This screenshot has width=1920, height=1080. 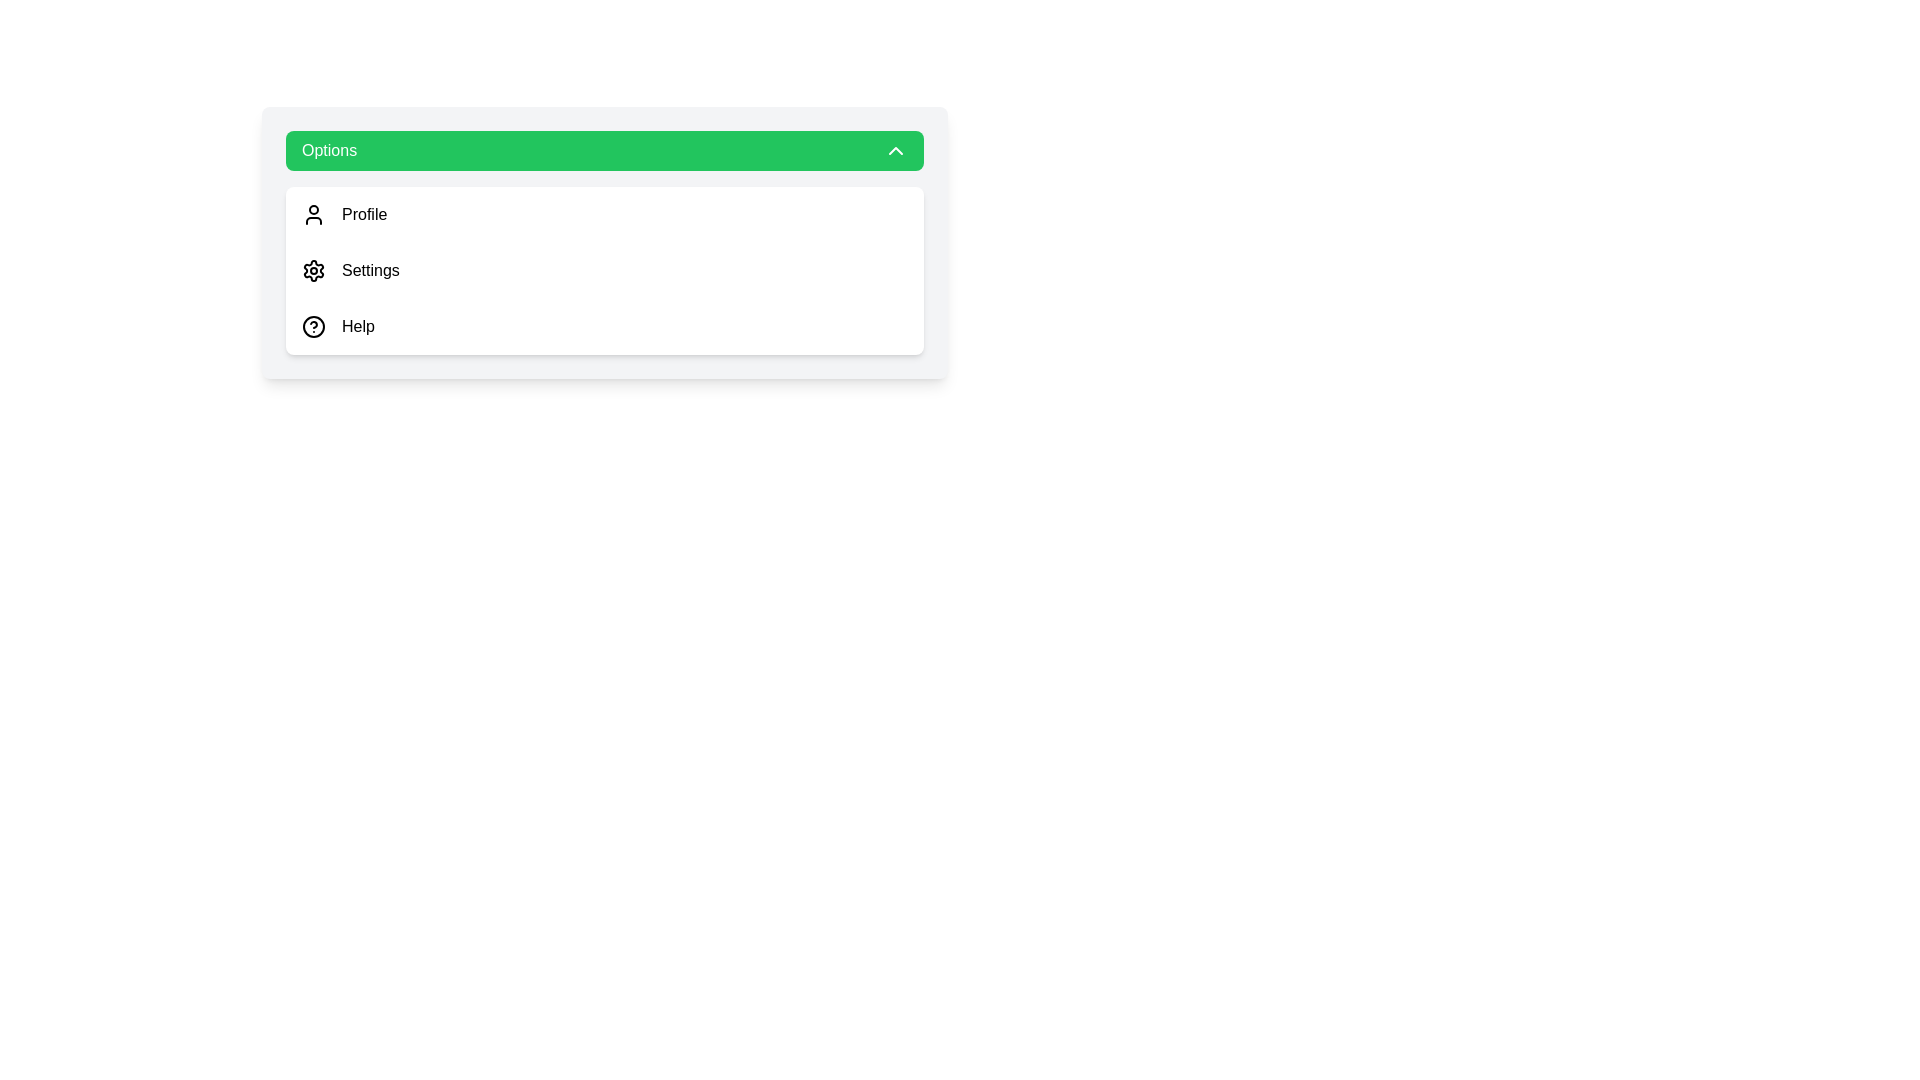 What do you see at coordinates (312, 270) in the screenshot?
I see `the settings icon located beneath the 'Options' header, adjacent to the text 'Settings.'` at bounding box center [312, 270].